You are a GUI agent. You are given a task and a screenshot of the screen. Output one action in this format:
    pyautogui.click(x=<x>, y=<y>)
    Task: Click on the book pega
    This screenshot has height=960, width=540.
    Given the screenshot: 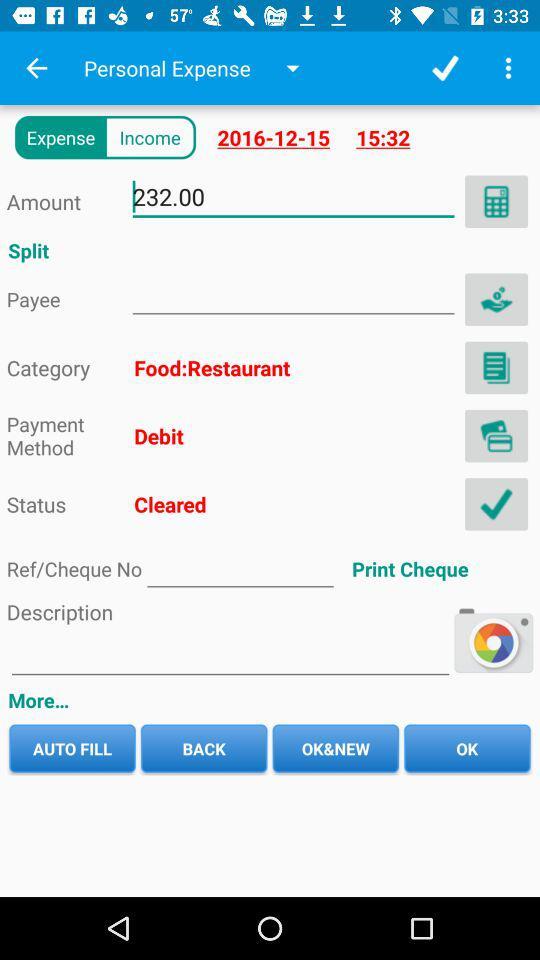 What is the action you would take?
    pyautogui.click(x=495, y=366)
    